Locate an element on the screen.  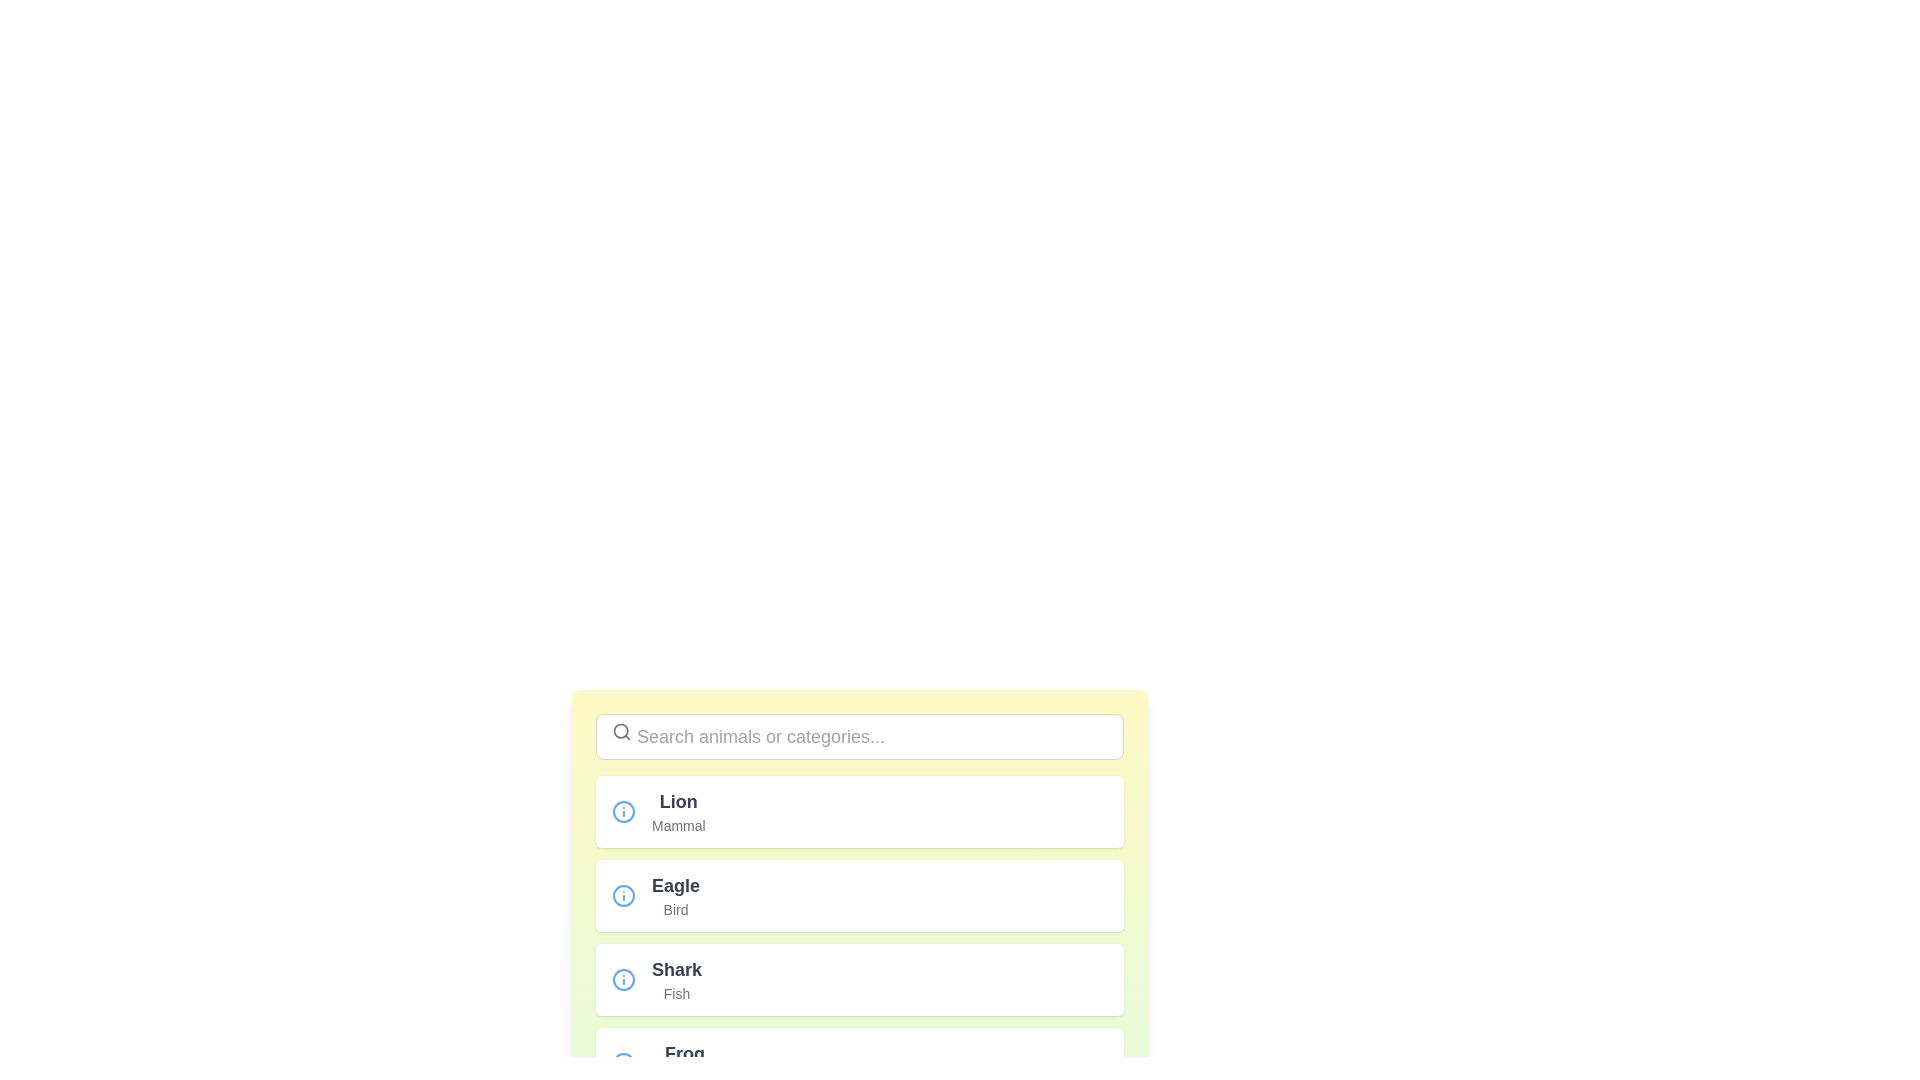
text label displaying 'Bird' which is styled in a small, gray font and located below the word 'Eagle' in the second item of a vertical list is located at coordinates (676, 910).